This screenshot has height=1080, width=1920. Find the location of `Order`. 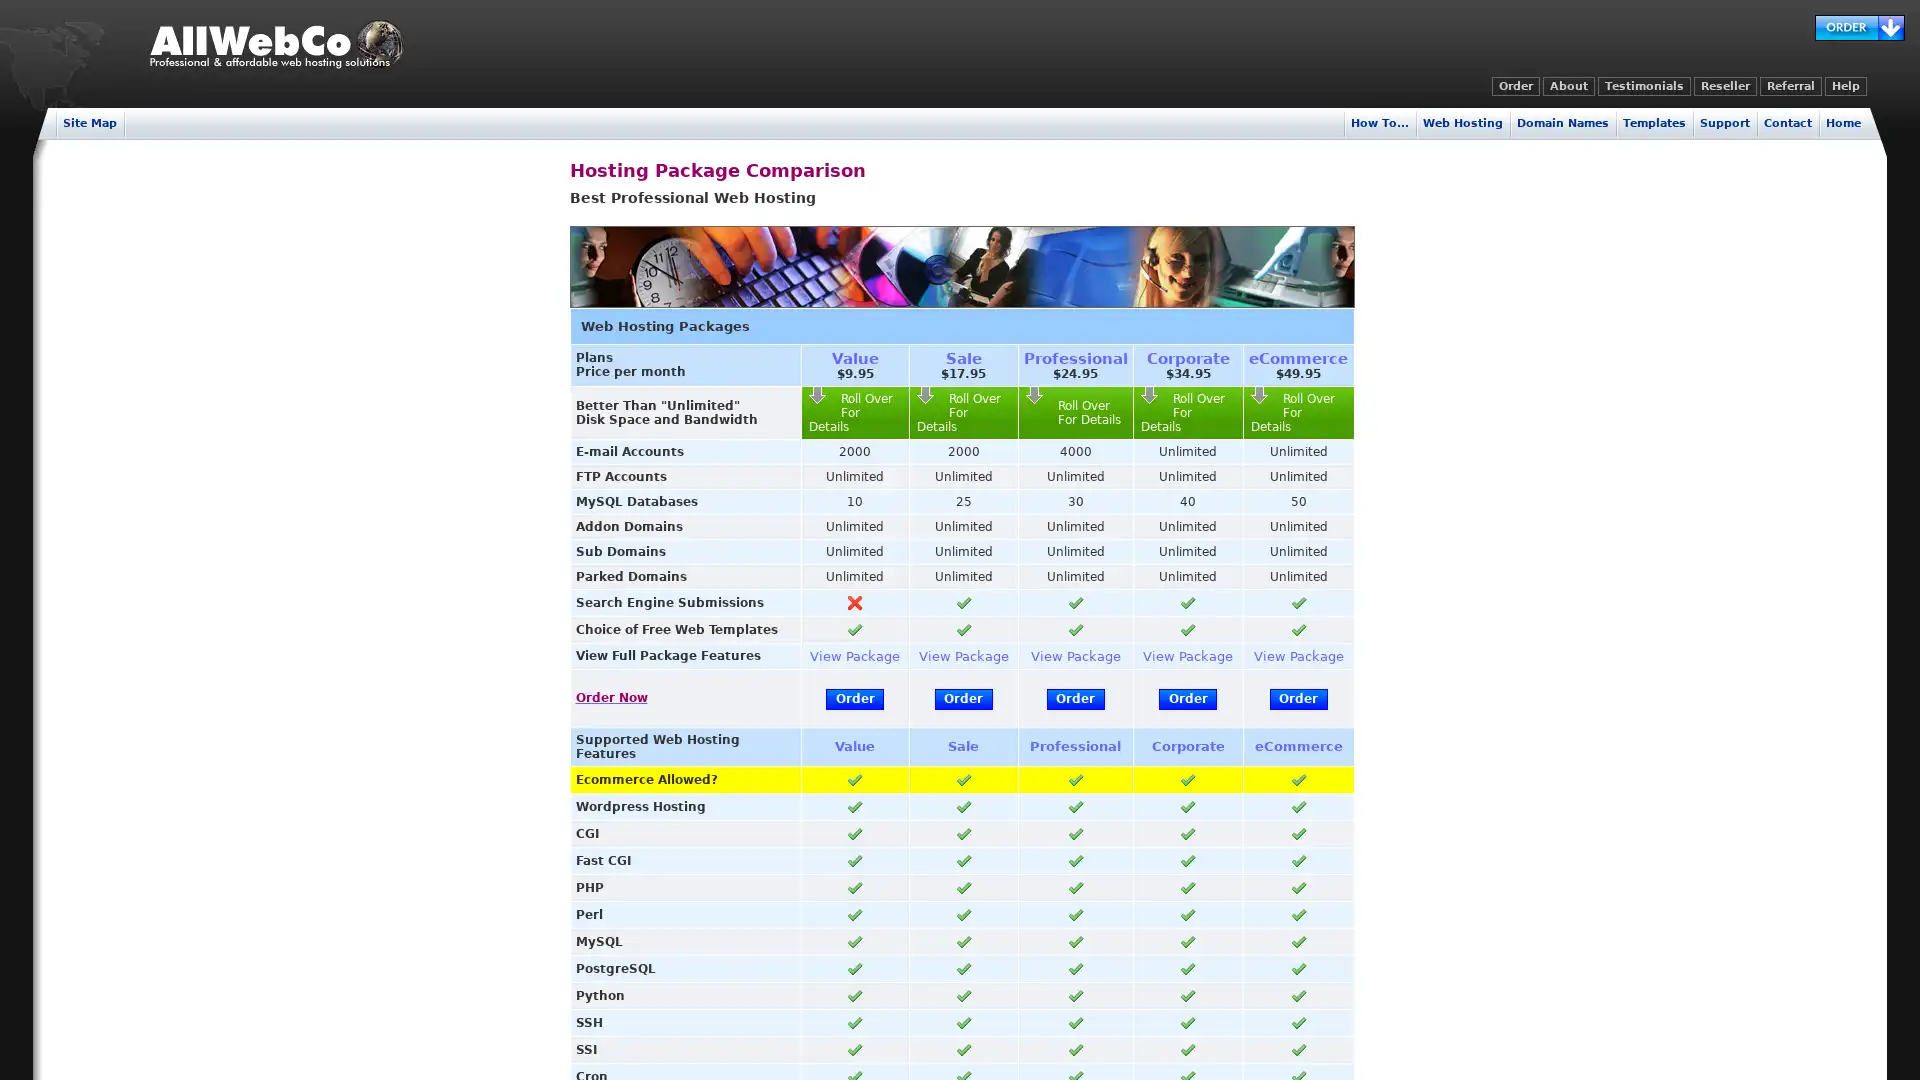

Order is located at coordinates (1074, 697).